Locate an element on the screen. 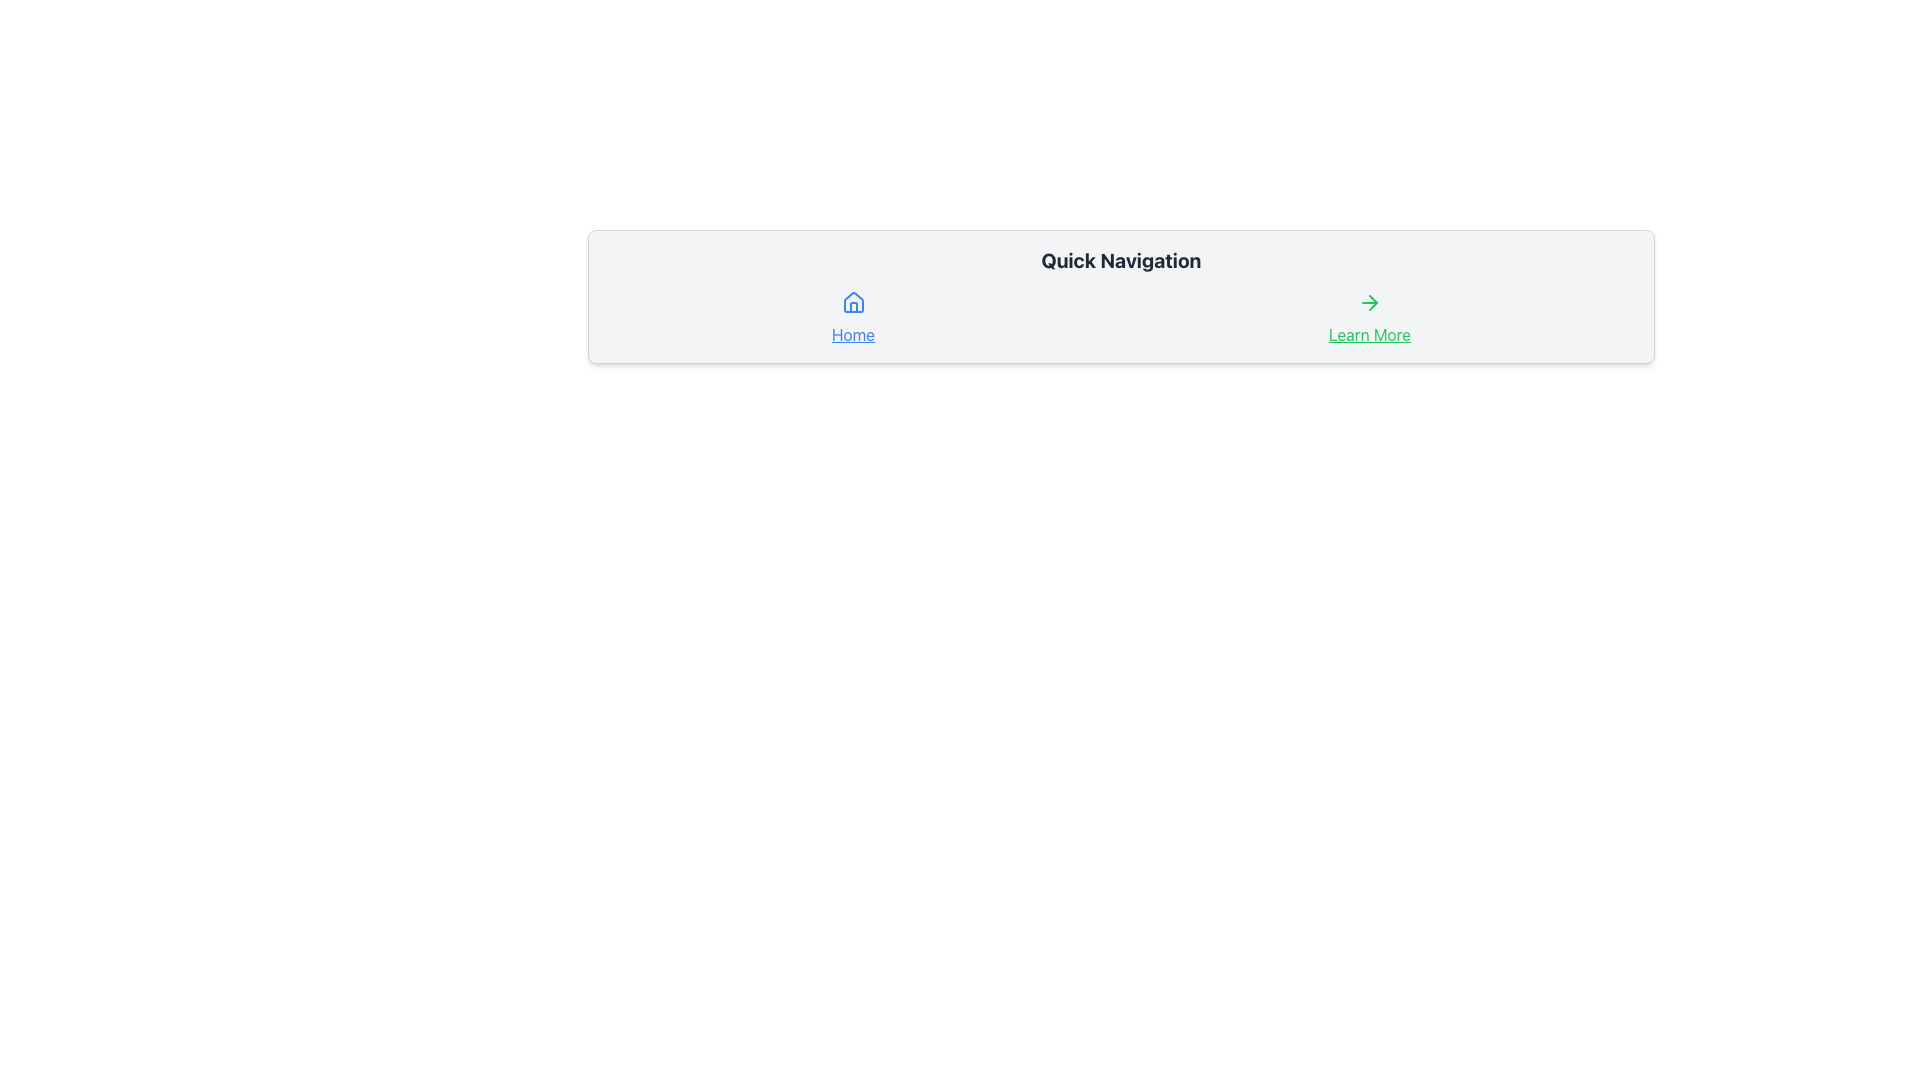  the green outlined arrow icon pointing to the right, located to the right of the 'Learn More' text link is located at coordinates (1368, 303).